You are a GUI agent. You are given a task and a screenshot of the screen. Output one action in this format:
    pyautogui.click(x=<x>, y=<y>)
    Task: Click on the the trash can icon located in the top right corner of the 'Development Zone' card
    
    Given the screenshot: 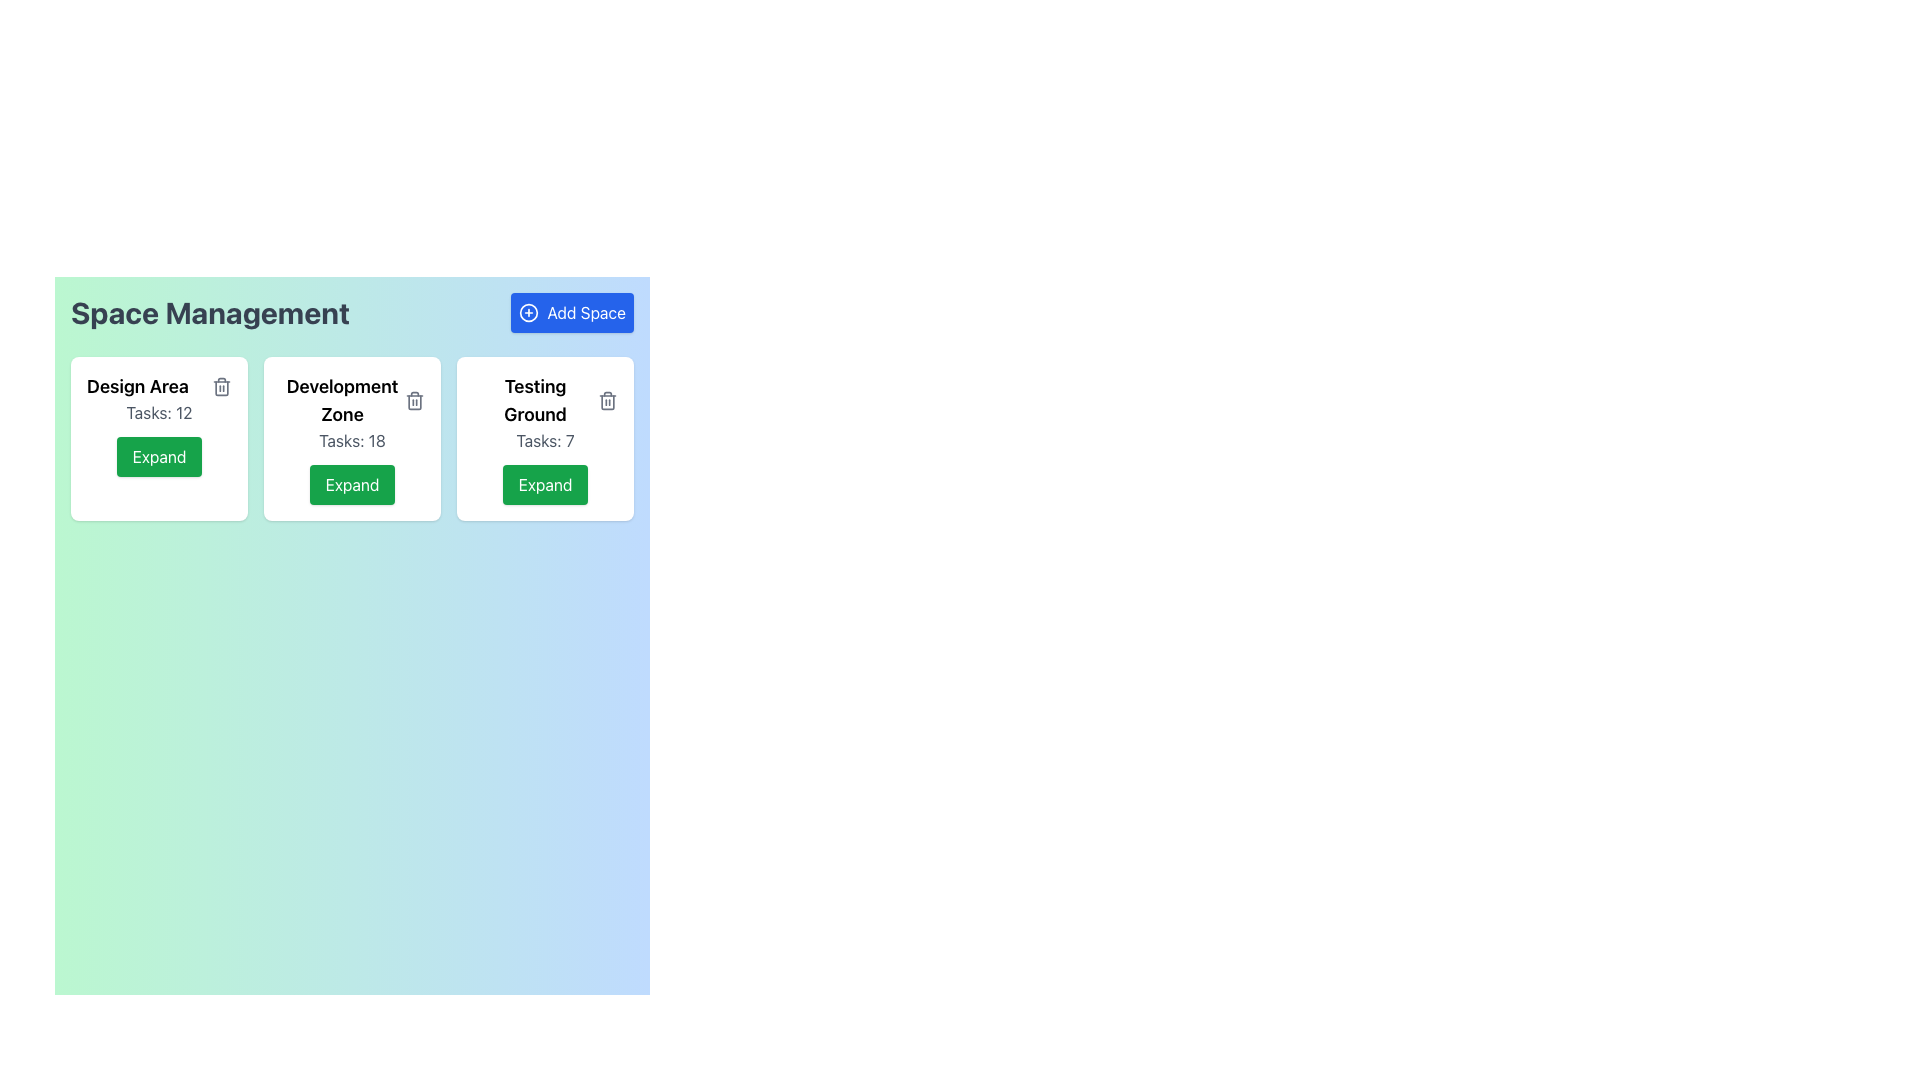 What is the action you would take?
    pyautogui.click(x=413, y=401)
    